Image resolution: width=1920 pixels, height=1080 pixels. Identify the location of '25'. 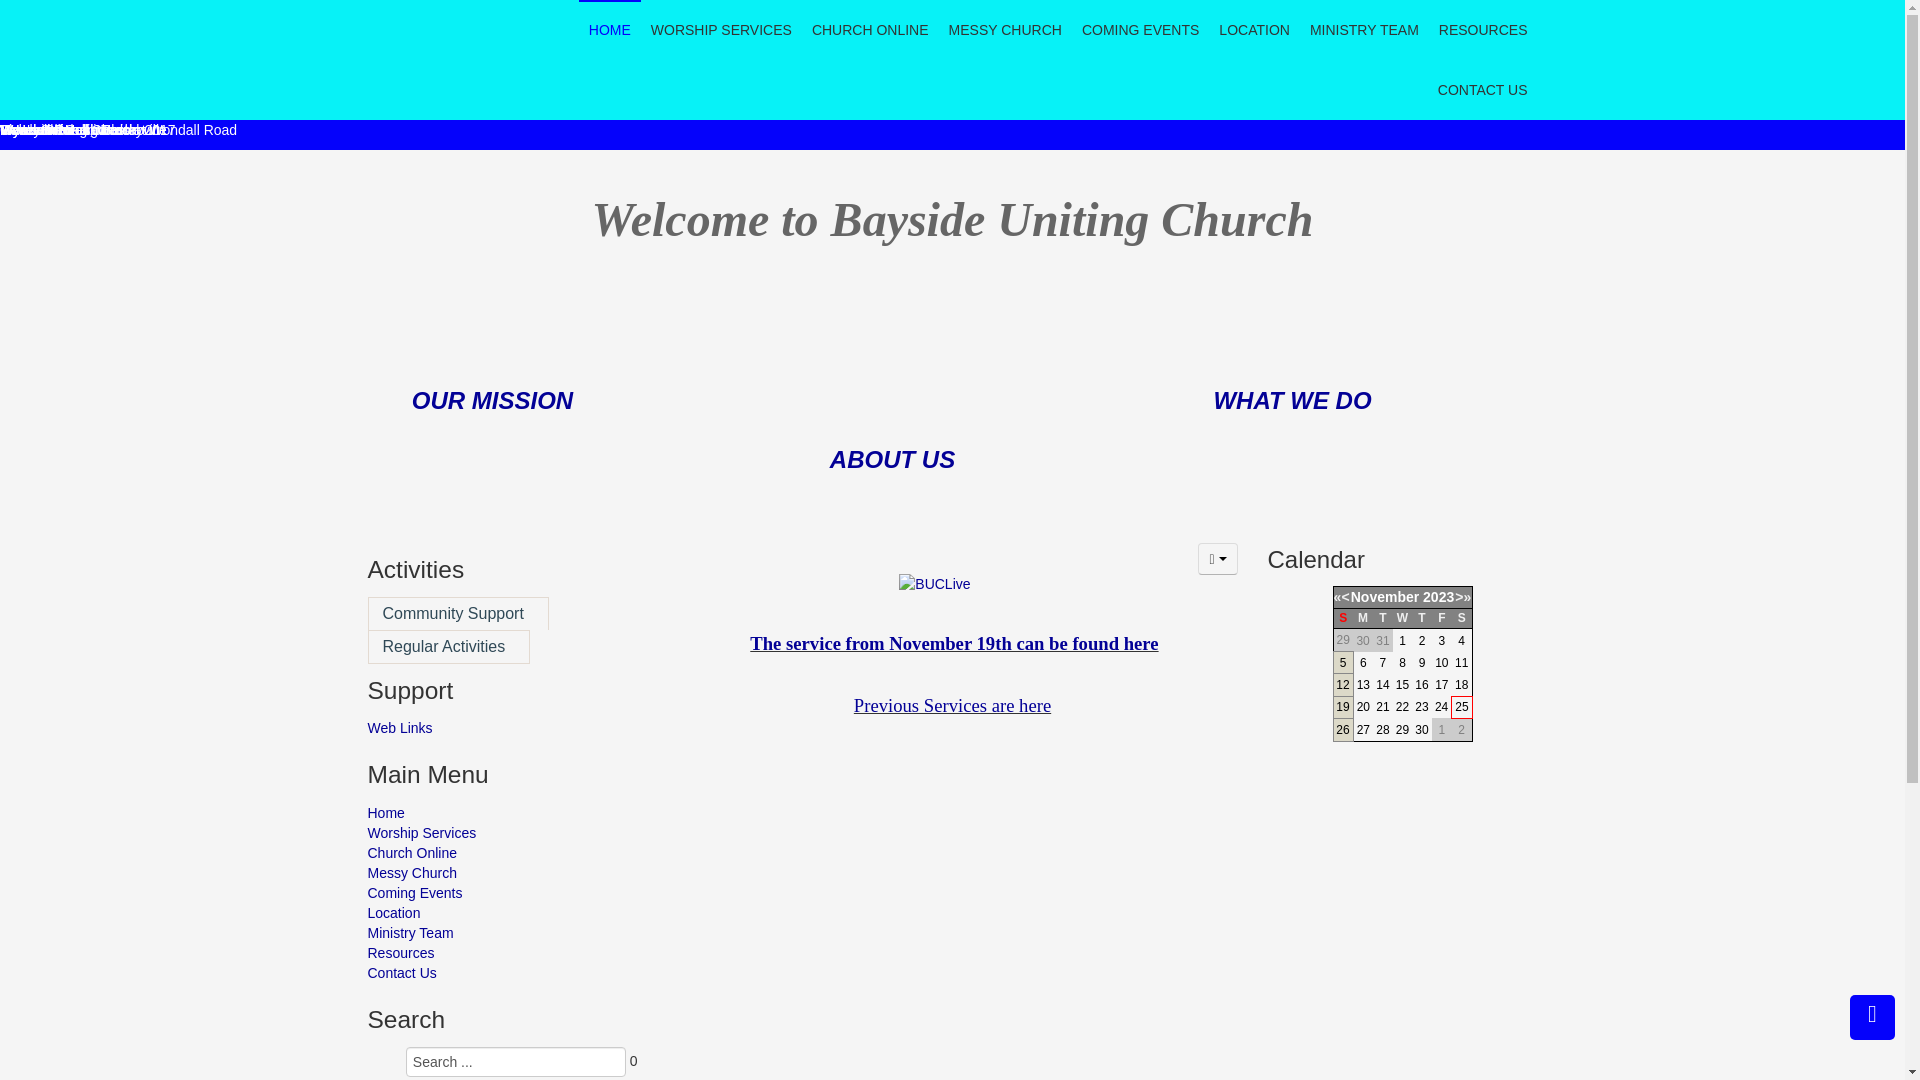
(1454, 705).